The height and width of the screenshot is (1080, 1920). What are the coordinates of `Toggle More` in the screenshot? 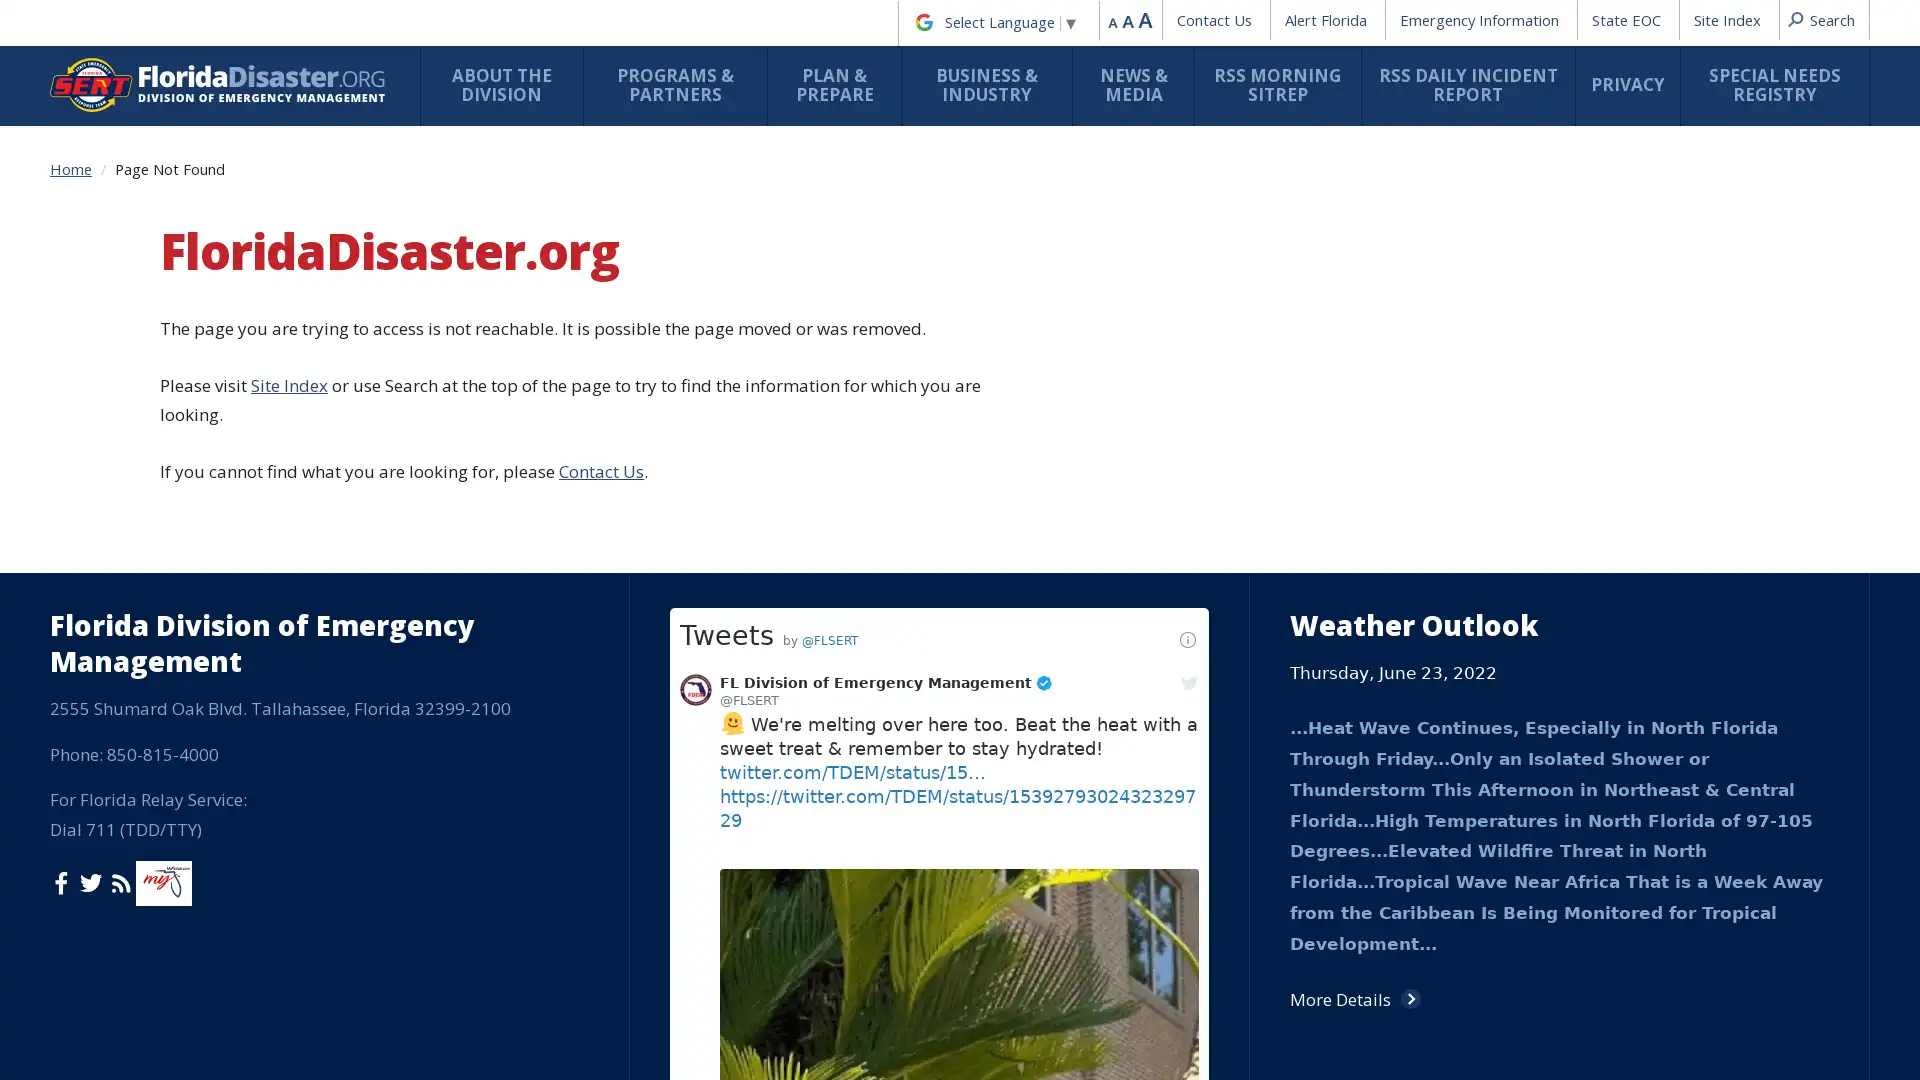 It's located at (1002, 1024).